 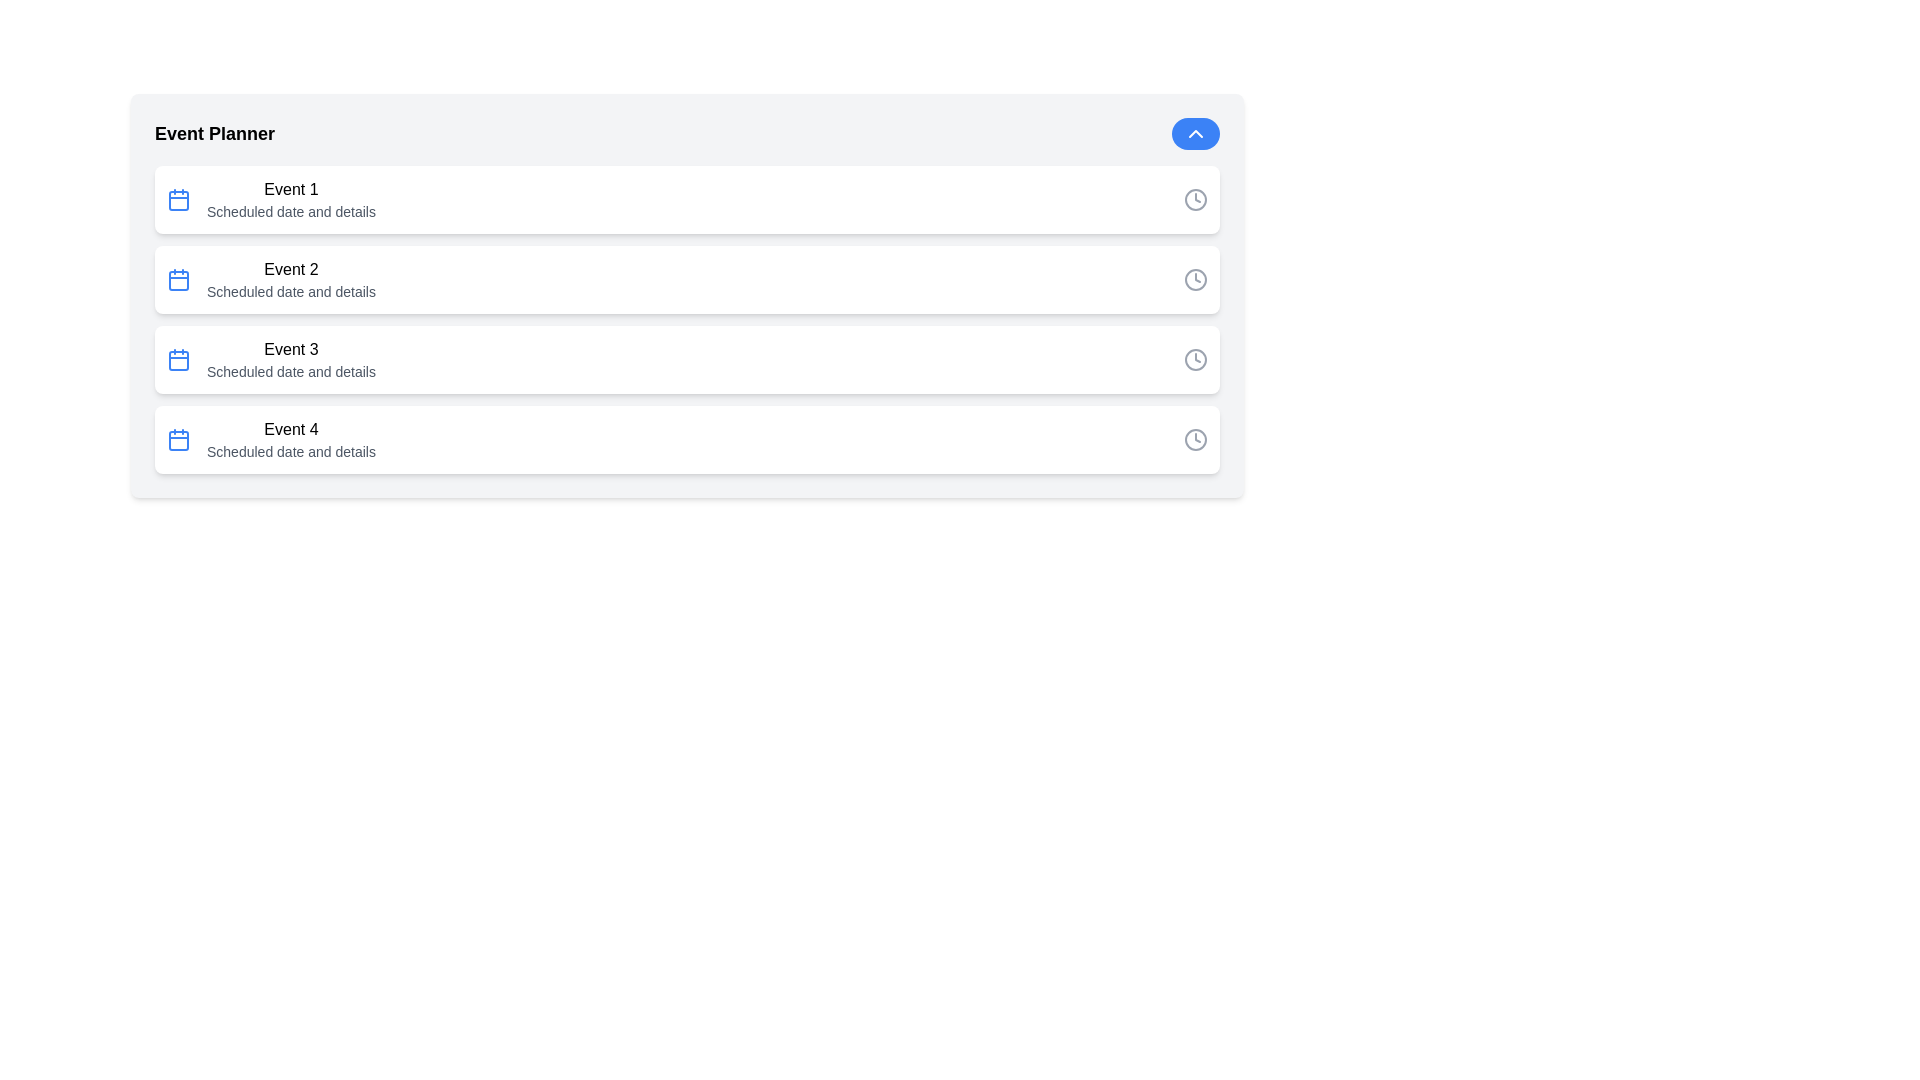 What do you see at coordinates (290, 200) in the screenshot?
I see `the text display element representing 'Event 1' with a description stating 'Scheduled date and details', which is the first entry in the vertical list of event items` at bounding box center [290, 200].